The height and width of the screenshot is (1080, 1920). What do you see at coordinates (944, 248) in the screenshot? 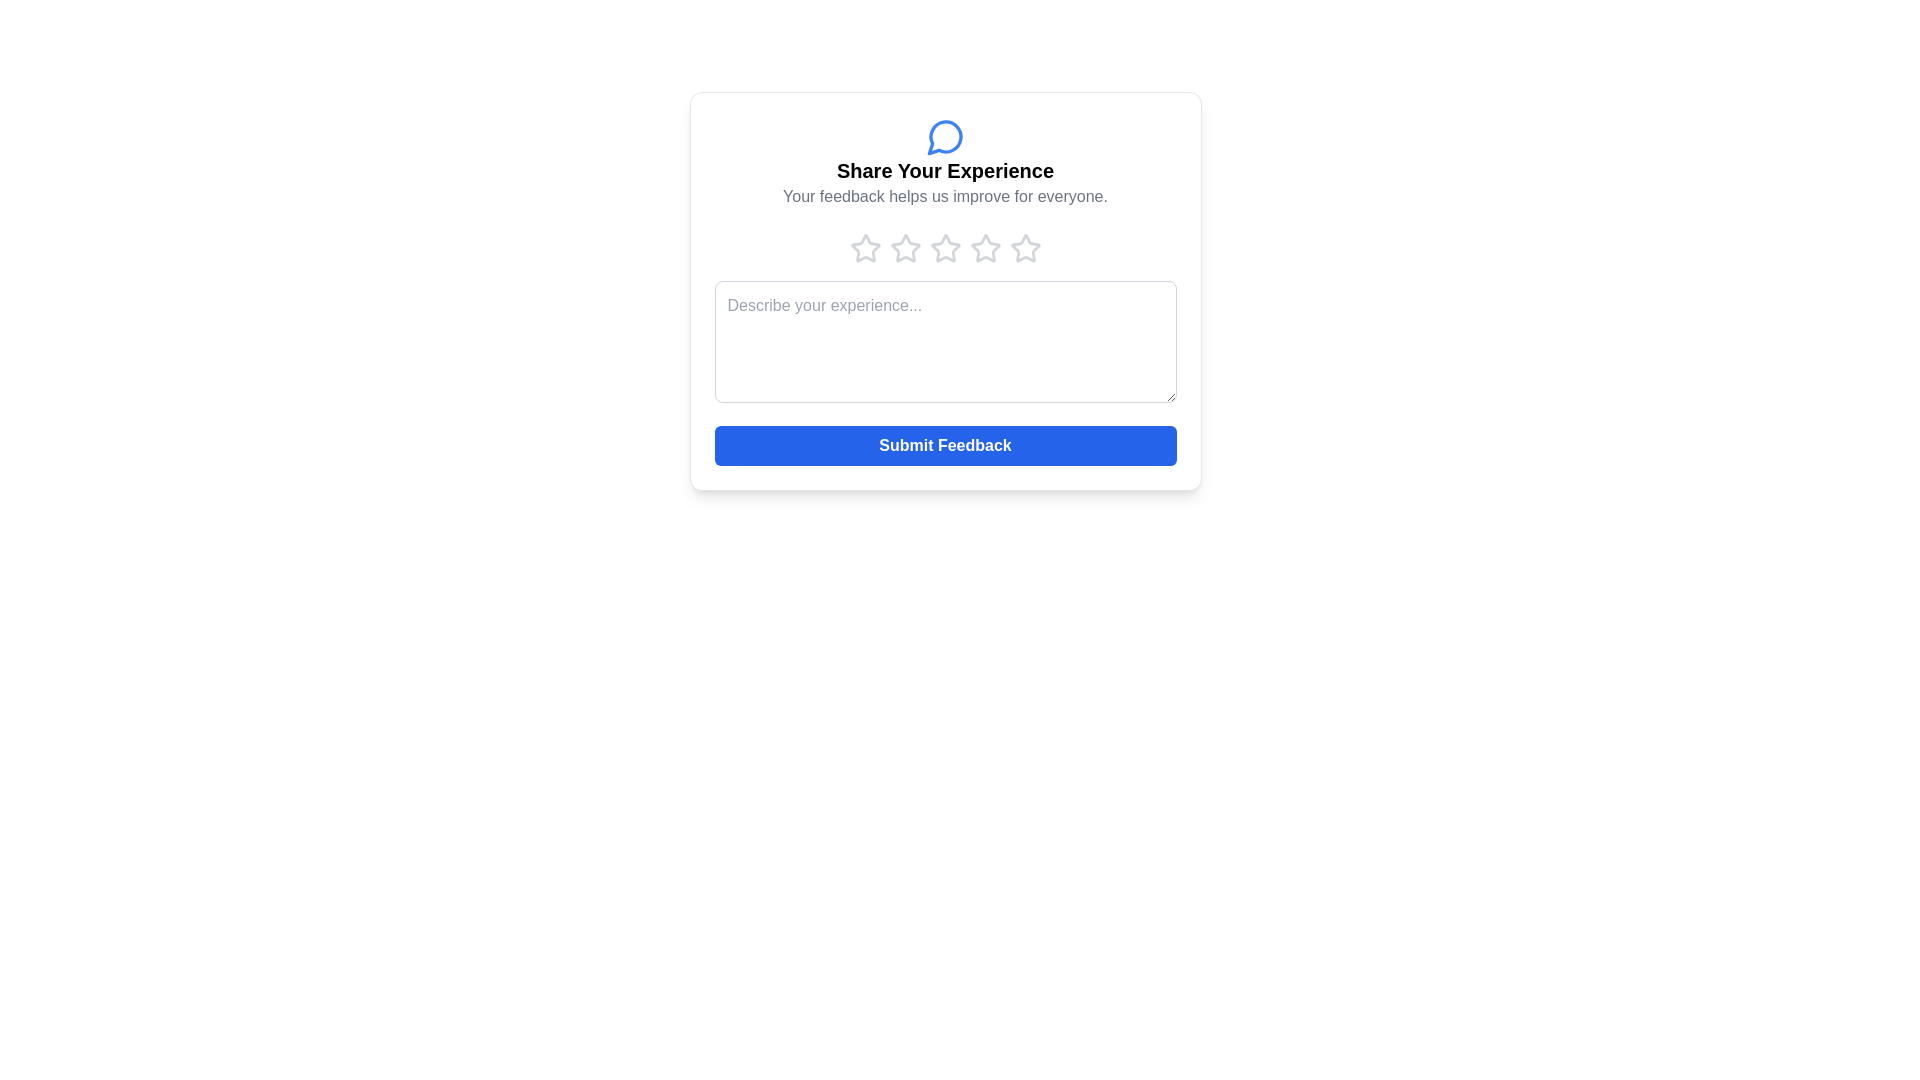
I see `the star in the Rating component` at bounding box center [944, 248].